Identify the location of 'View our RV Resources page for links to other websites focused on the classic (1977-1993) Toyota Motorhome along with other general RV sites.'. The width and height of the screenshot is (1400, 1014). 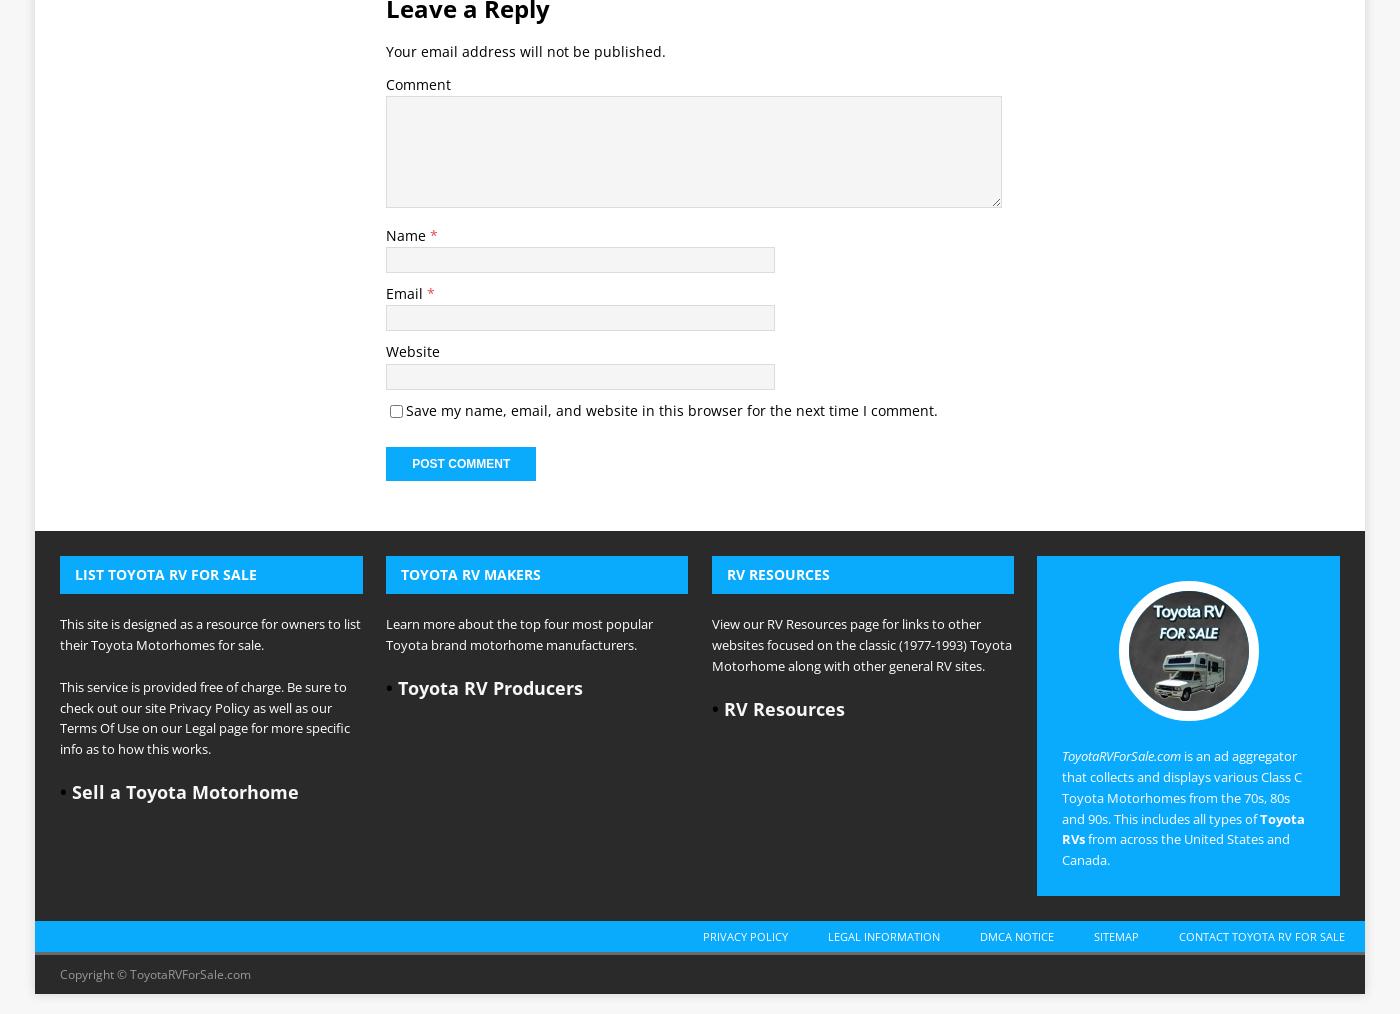
(711, 363).